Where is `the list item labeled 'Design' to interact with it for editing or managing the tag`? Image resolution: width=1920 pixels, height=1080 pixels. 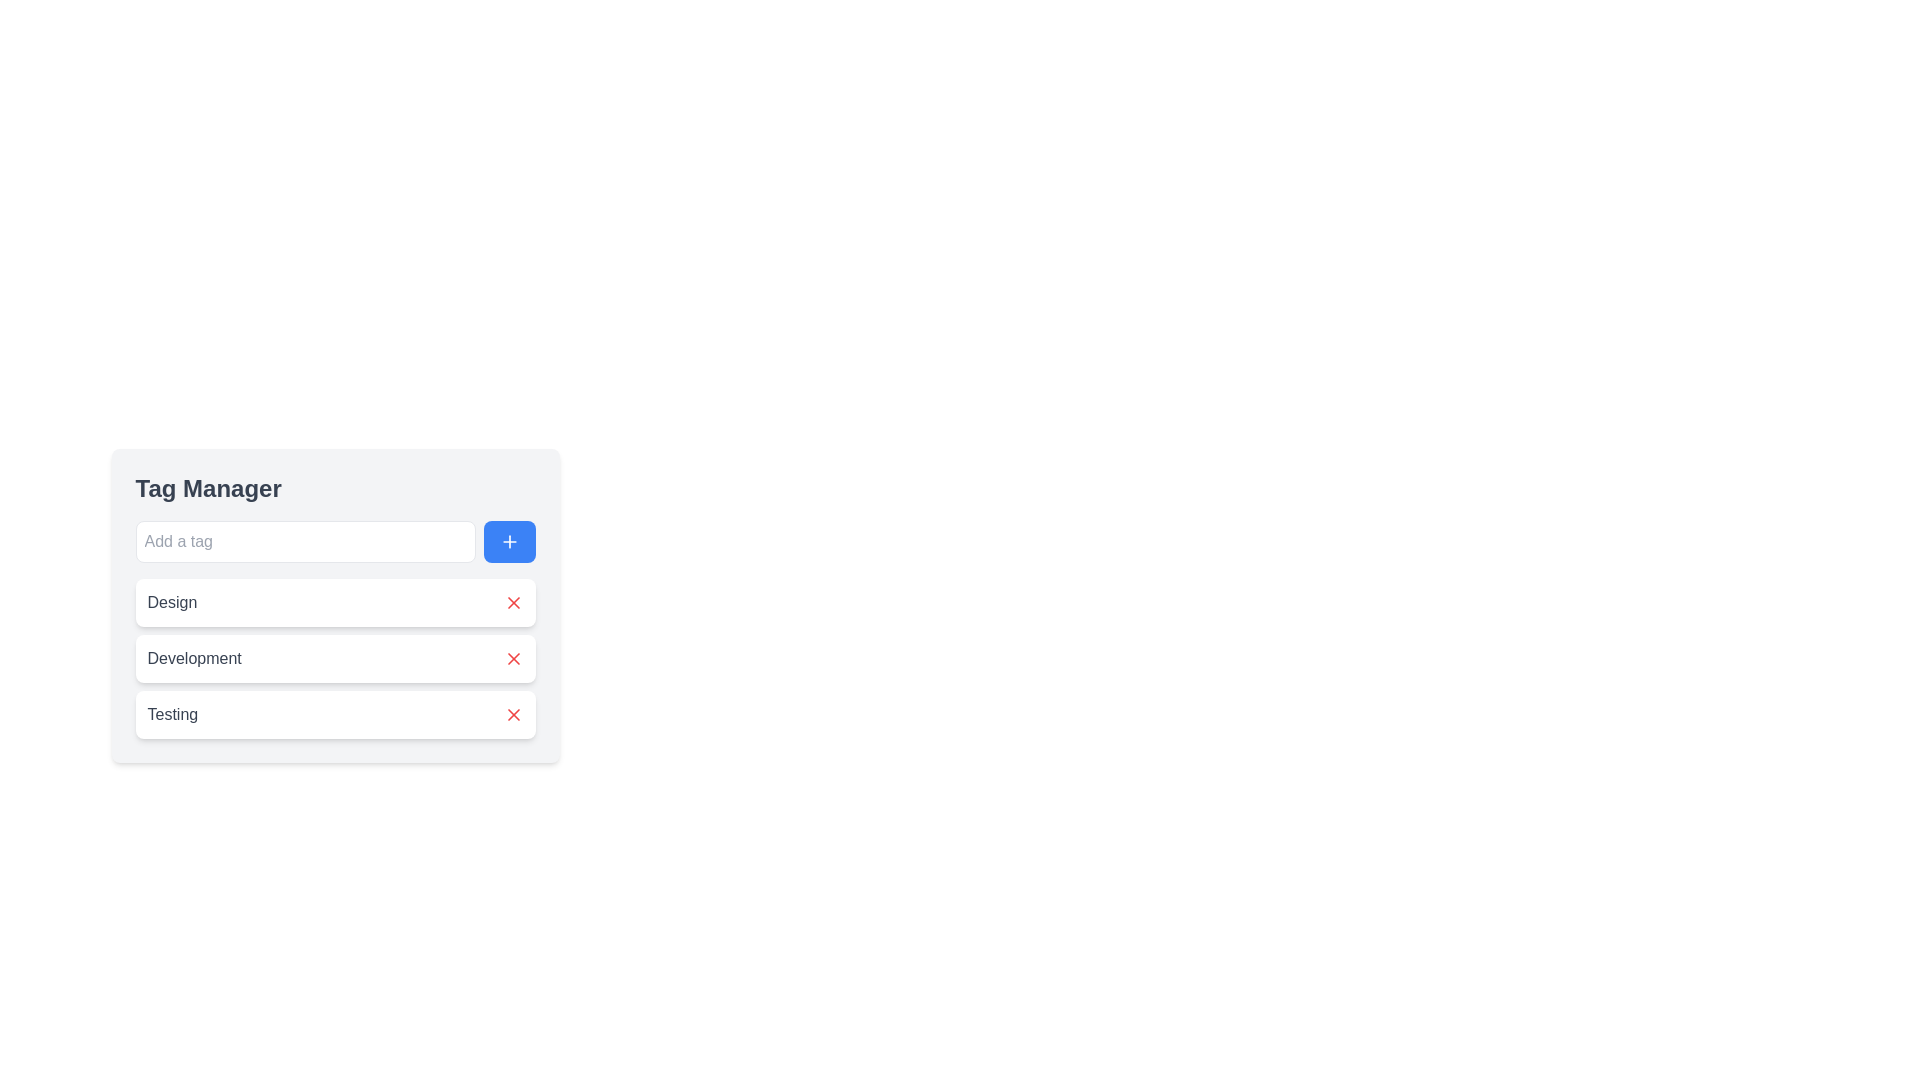 the list item labeled 'Design' to interact with it for editing or managing the tag is located at coordinates (335, 604).